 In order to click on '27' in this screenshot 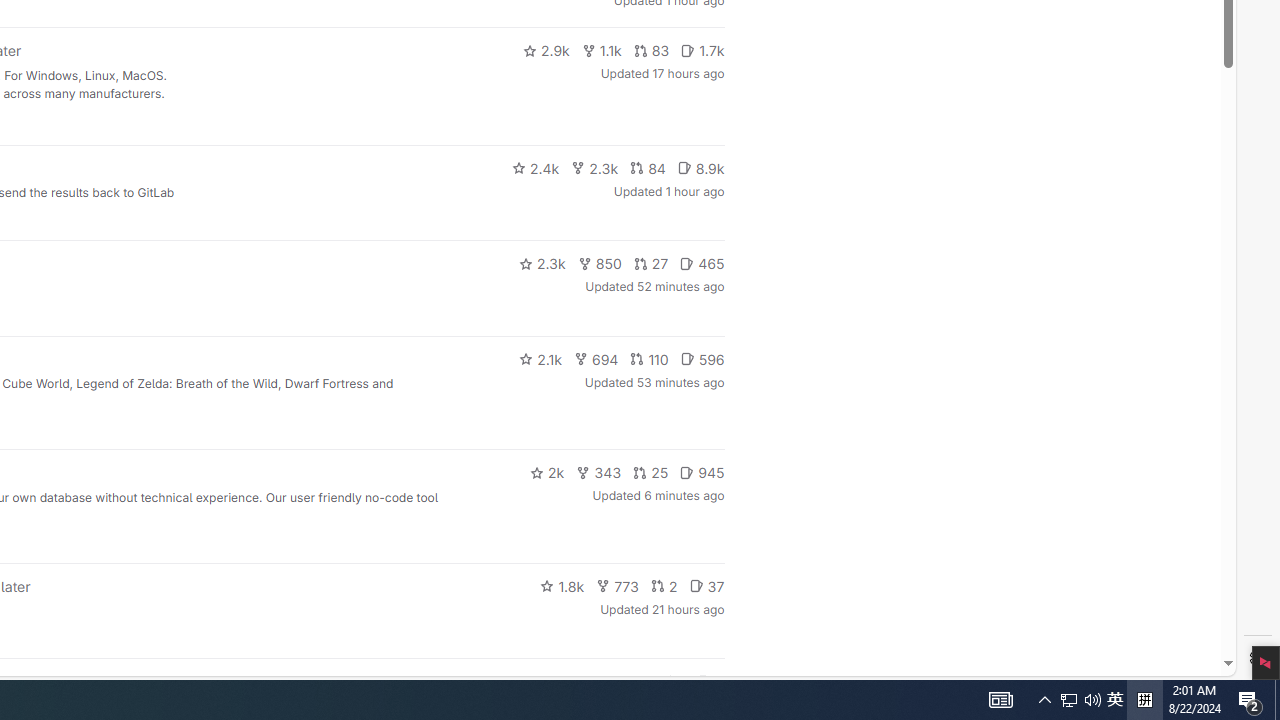, I will do `click(651, 262)`.